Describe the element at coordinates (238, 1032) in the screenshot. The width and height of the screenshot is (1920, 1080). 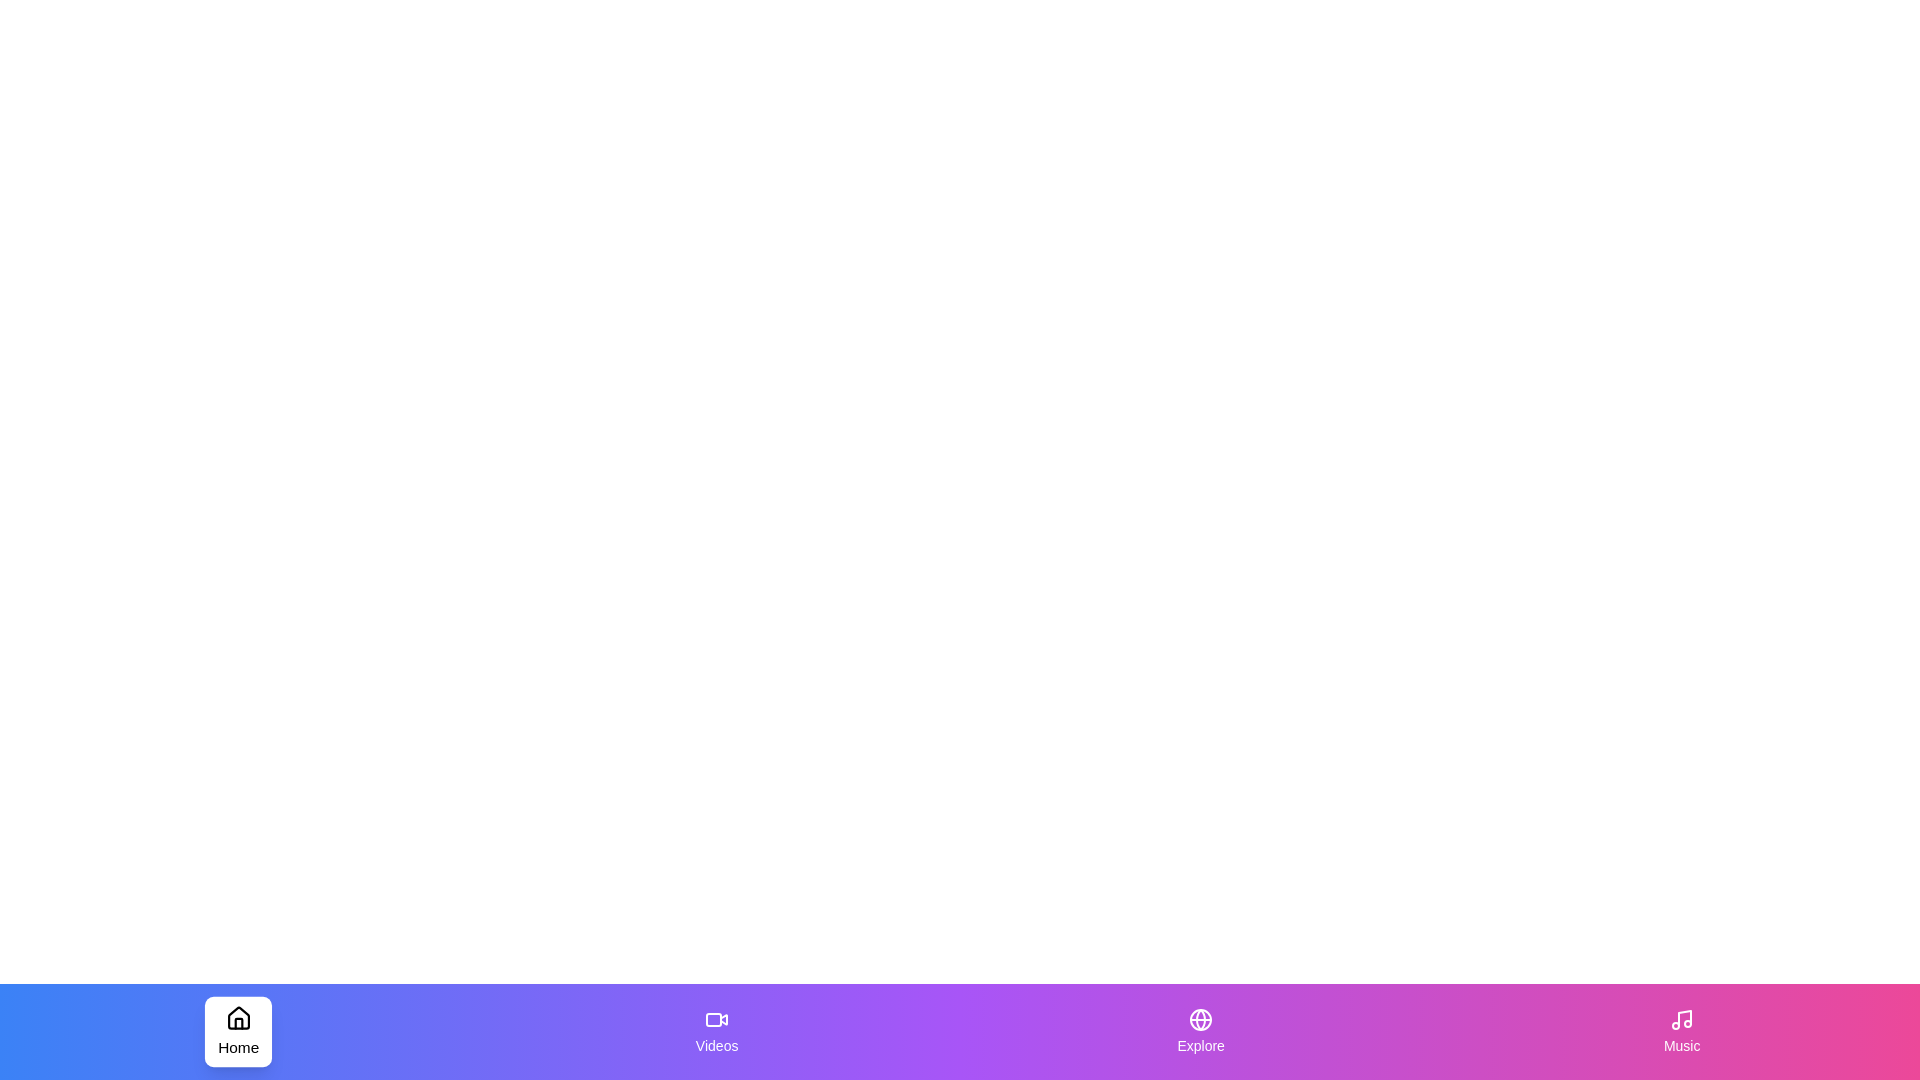
I see `the Home tab by clicking on its icon or label` at that location.